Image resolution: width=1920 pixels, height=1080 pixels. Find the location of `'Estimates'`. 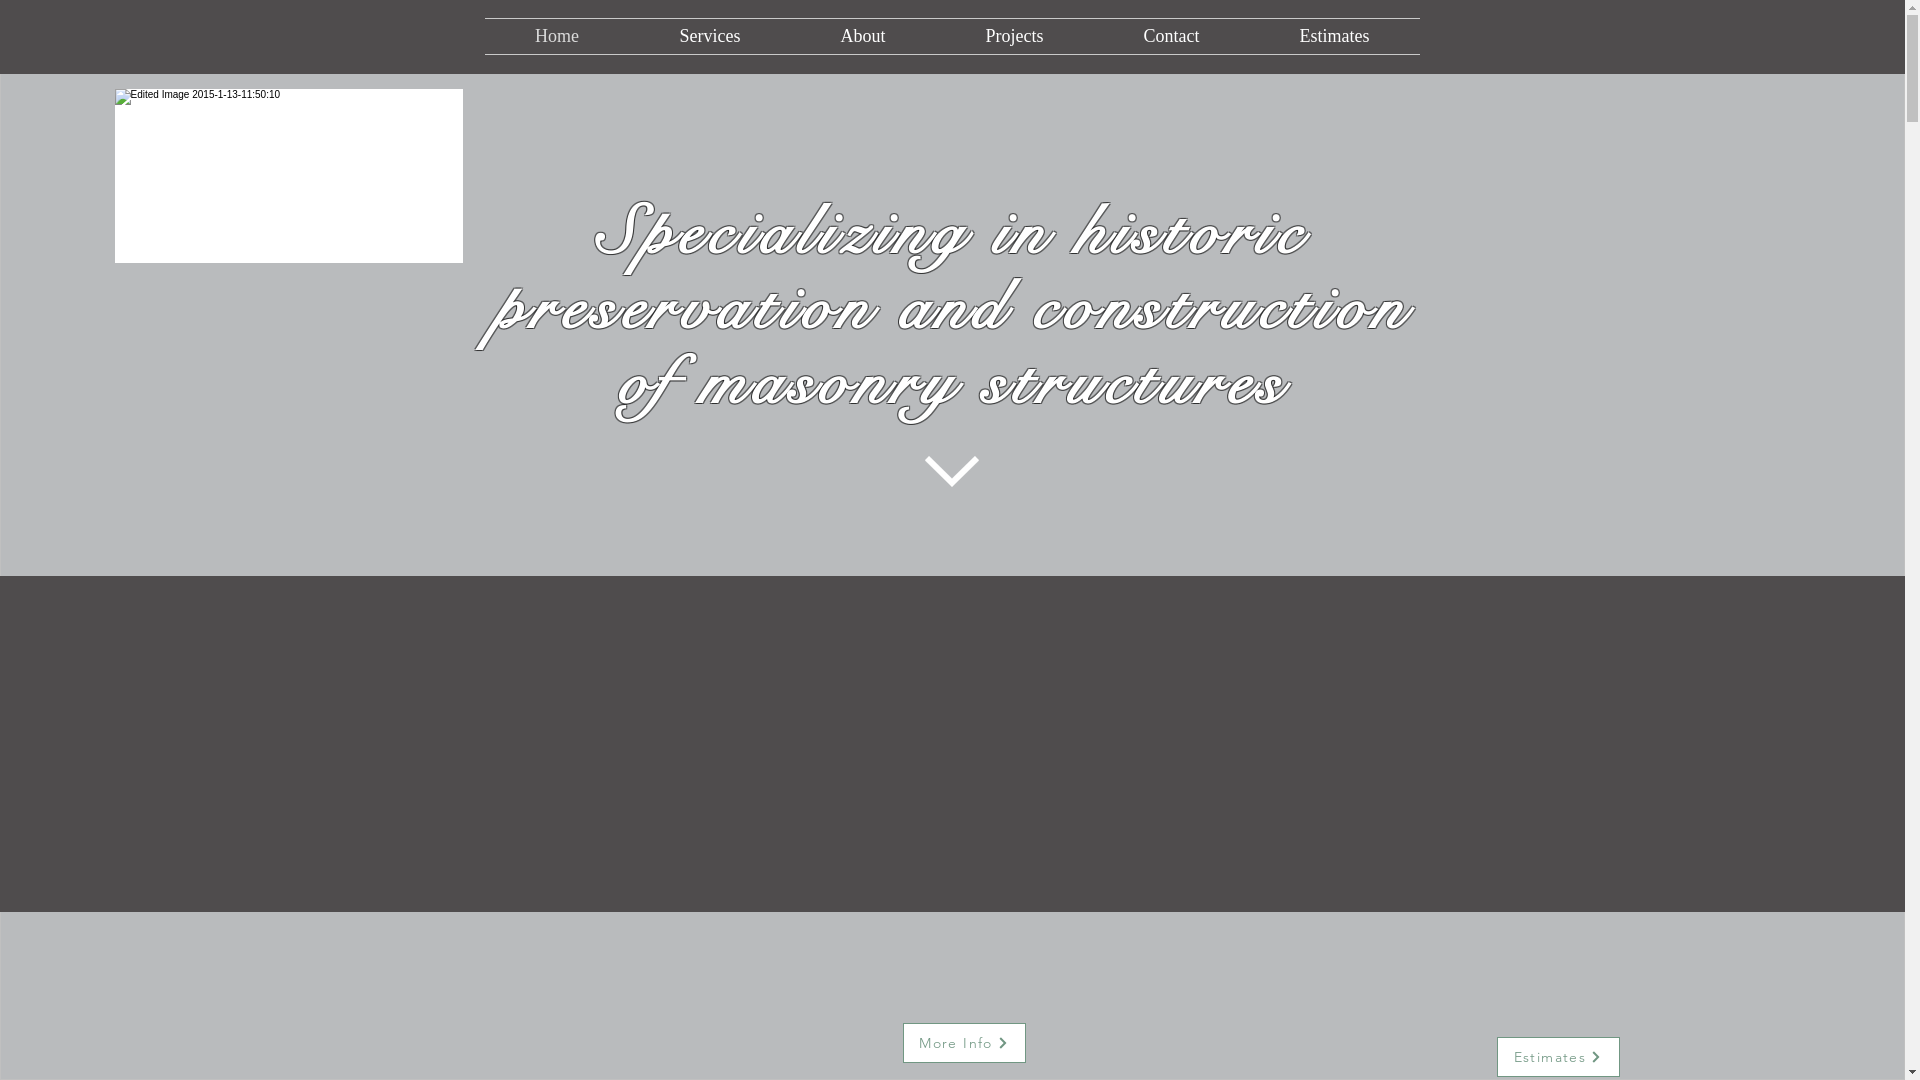

'Estimates' is located at coordinates (1556, 1055).